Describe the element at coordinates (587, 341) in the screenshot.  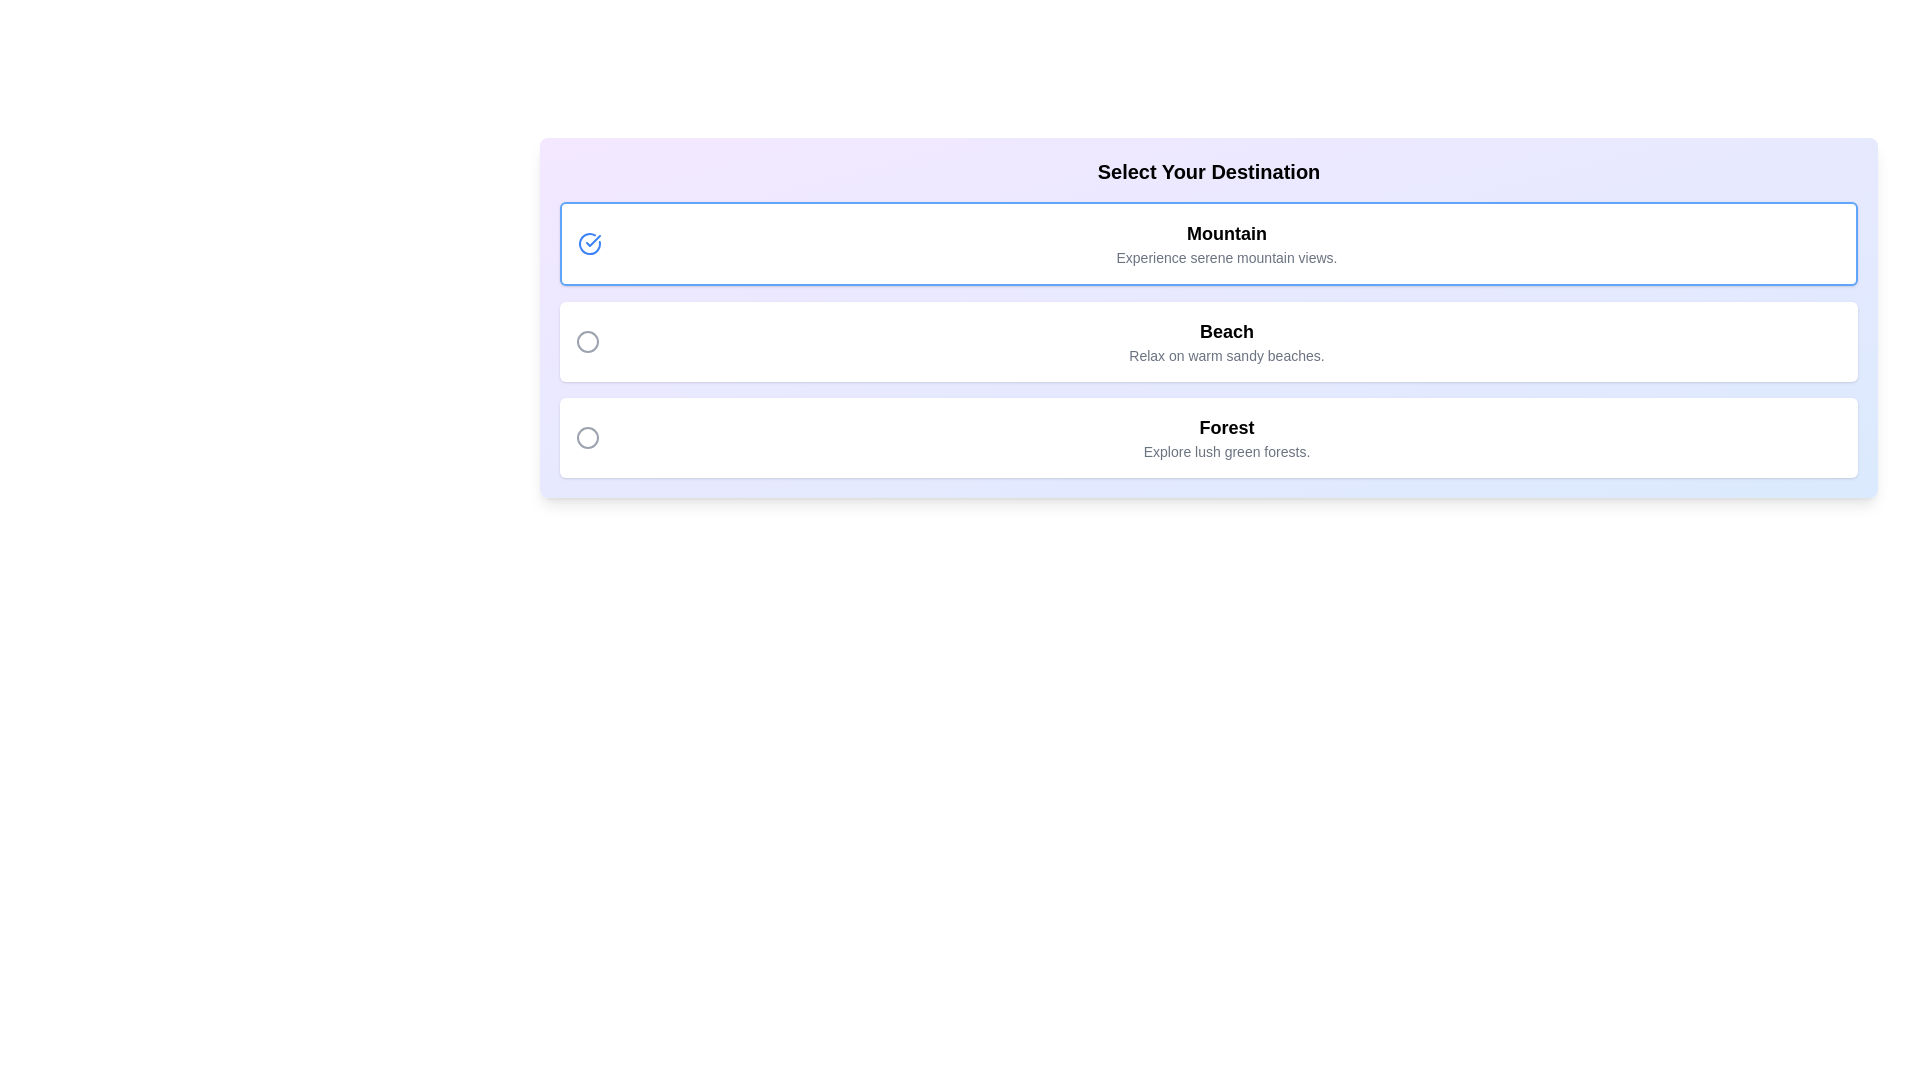
I see `the center of the second radio button in the vertical list labeled 'Beach'` at that location.